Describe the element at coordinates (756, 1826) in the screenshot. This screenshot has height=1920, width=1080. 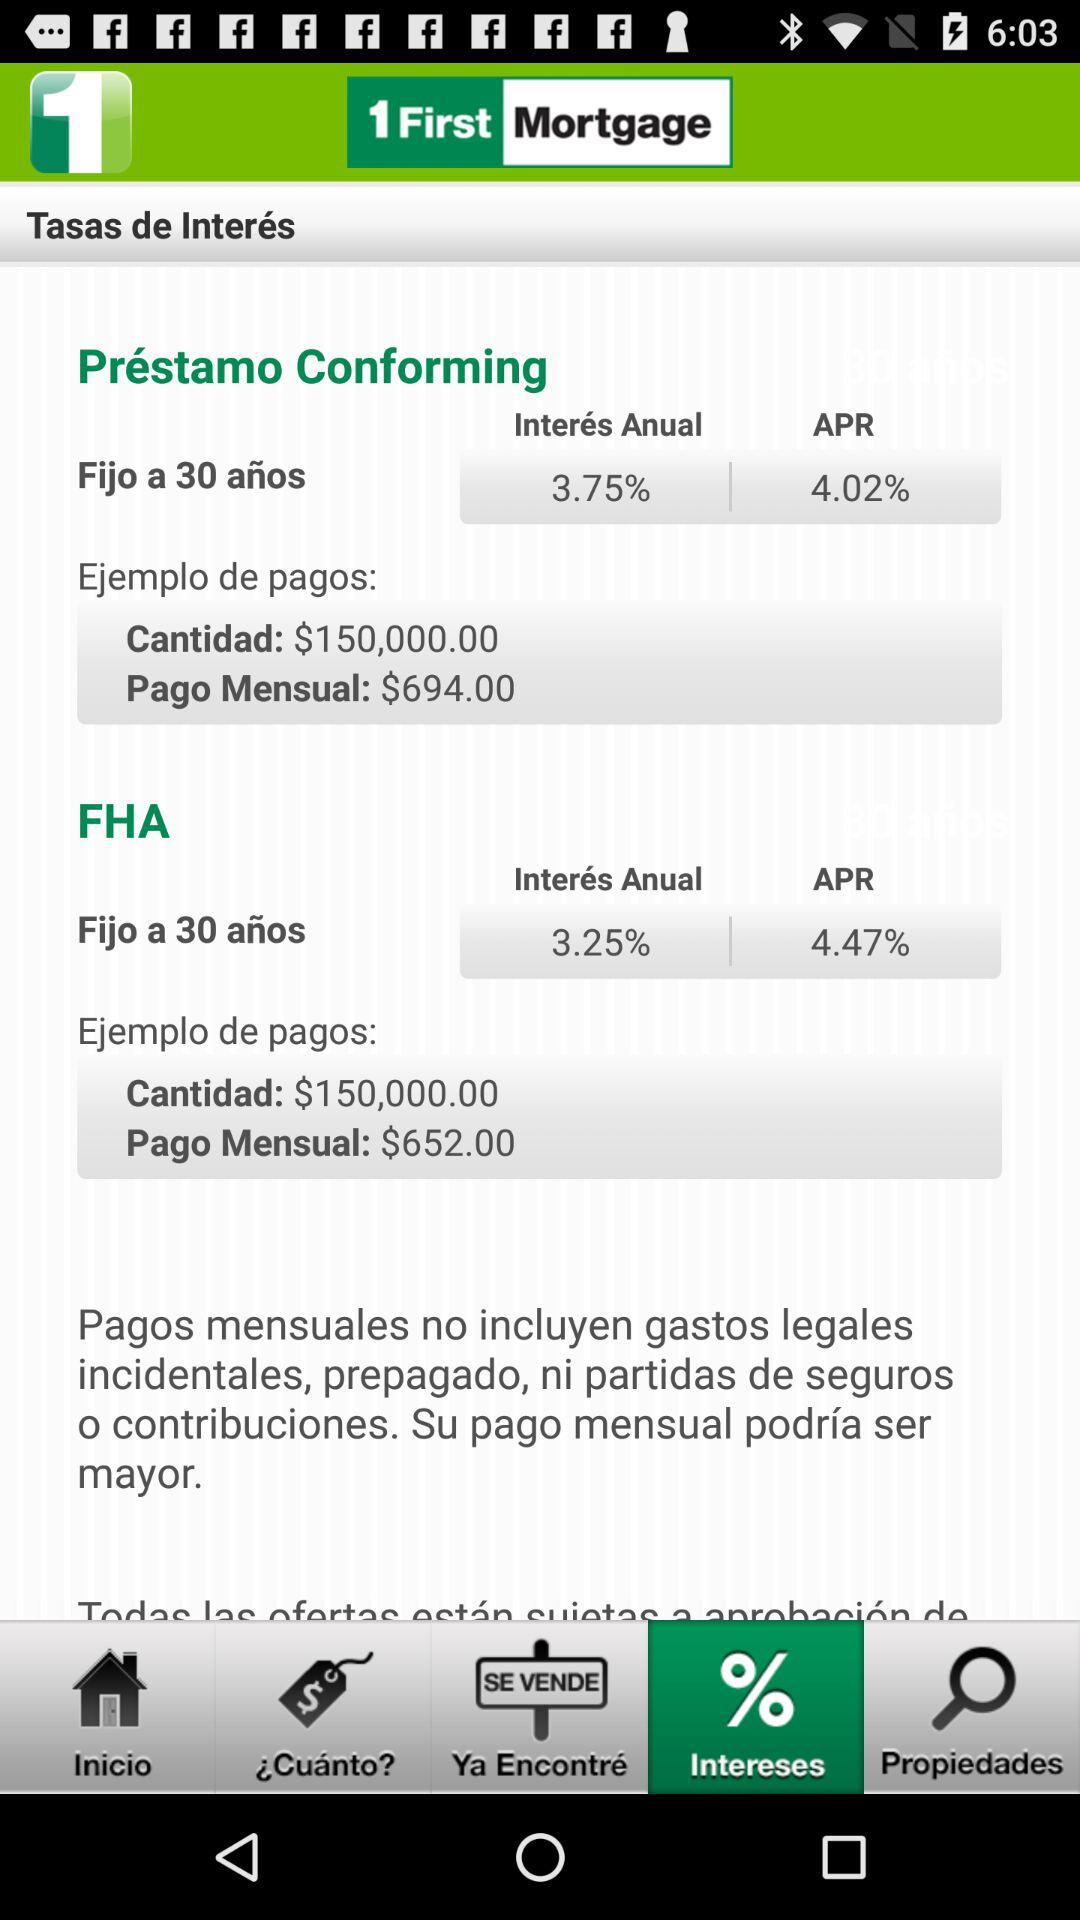
I see `the location icon` at that location.